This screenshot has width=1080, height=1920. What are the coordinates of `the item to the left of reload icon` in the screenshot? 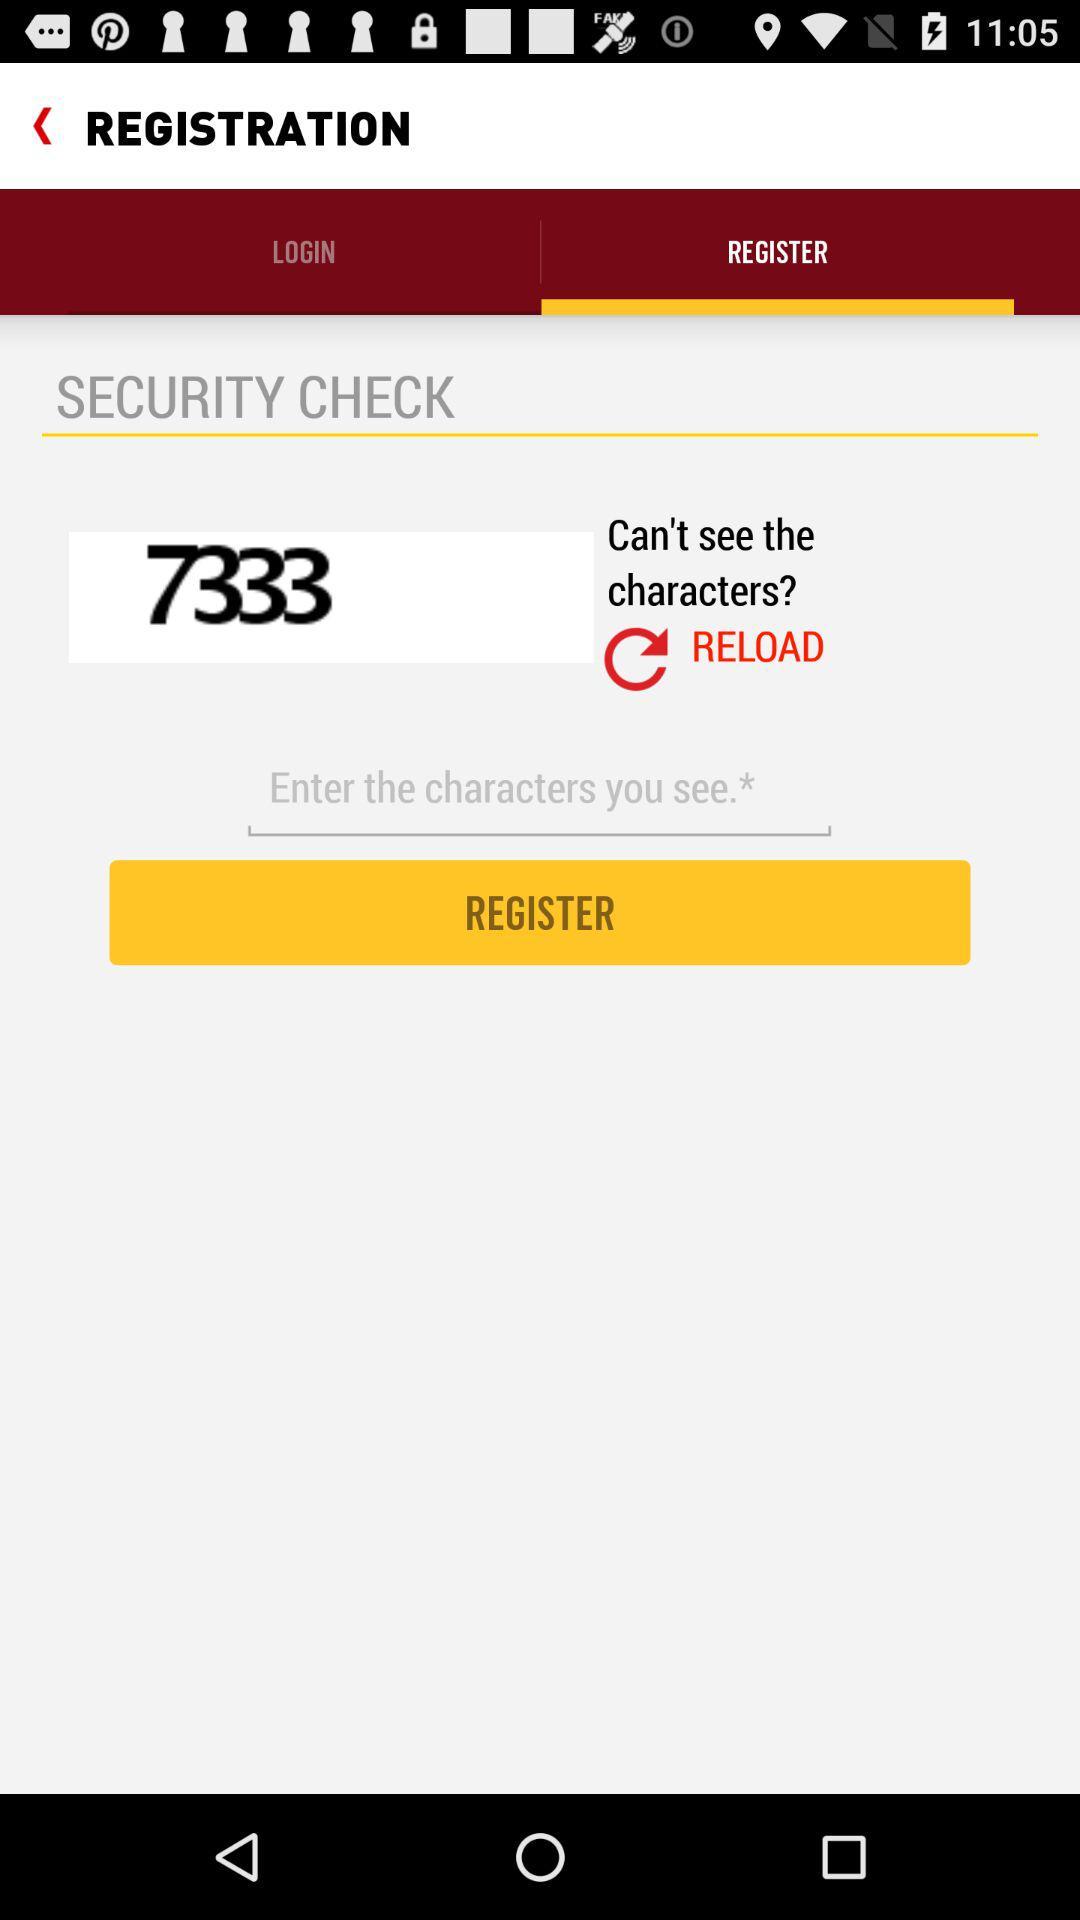 It's located at (636, 659).